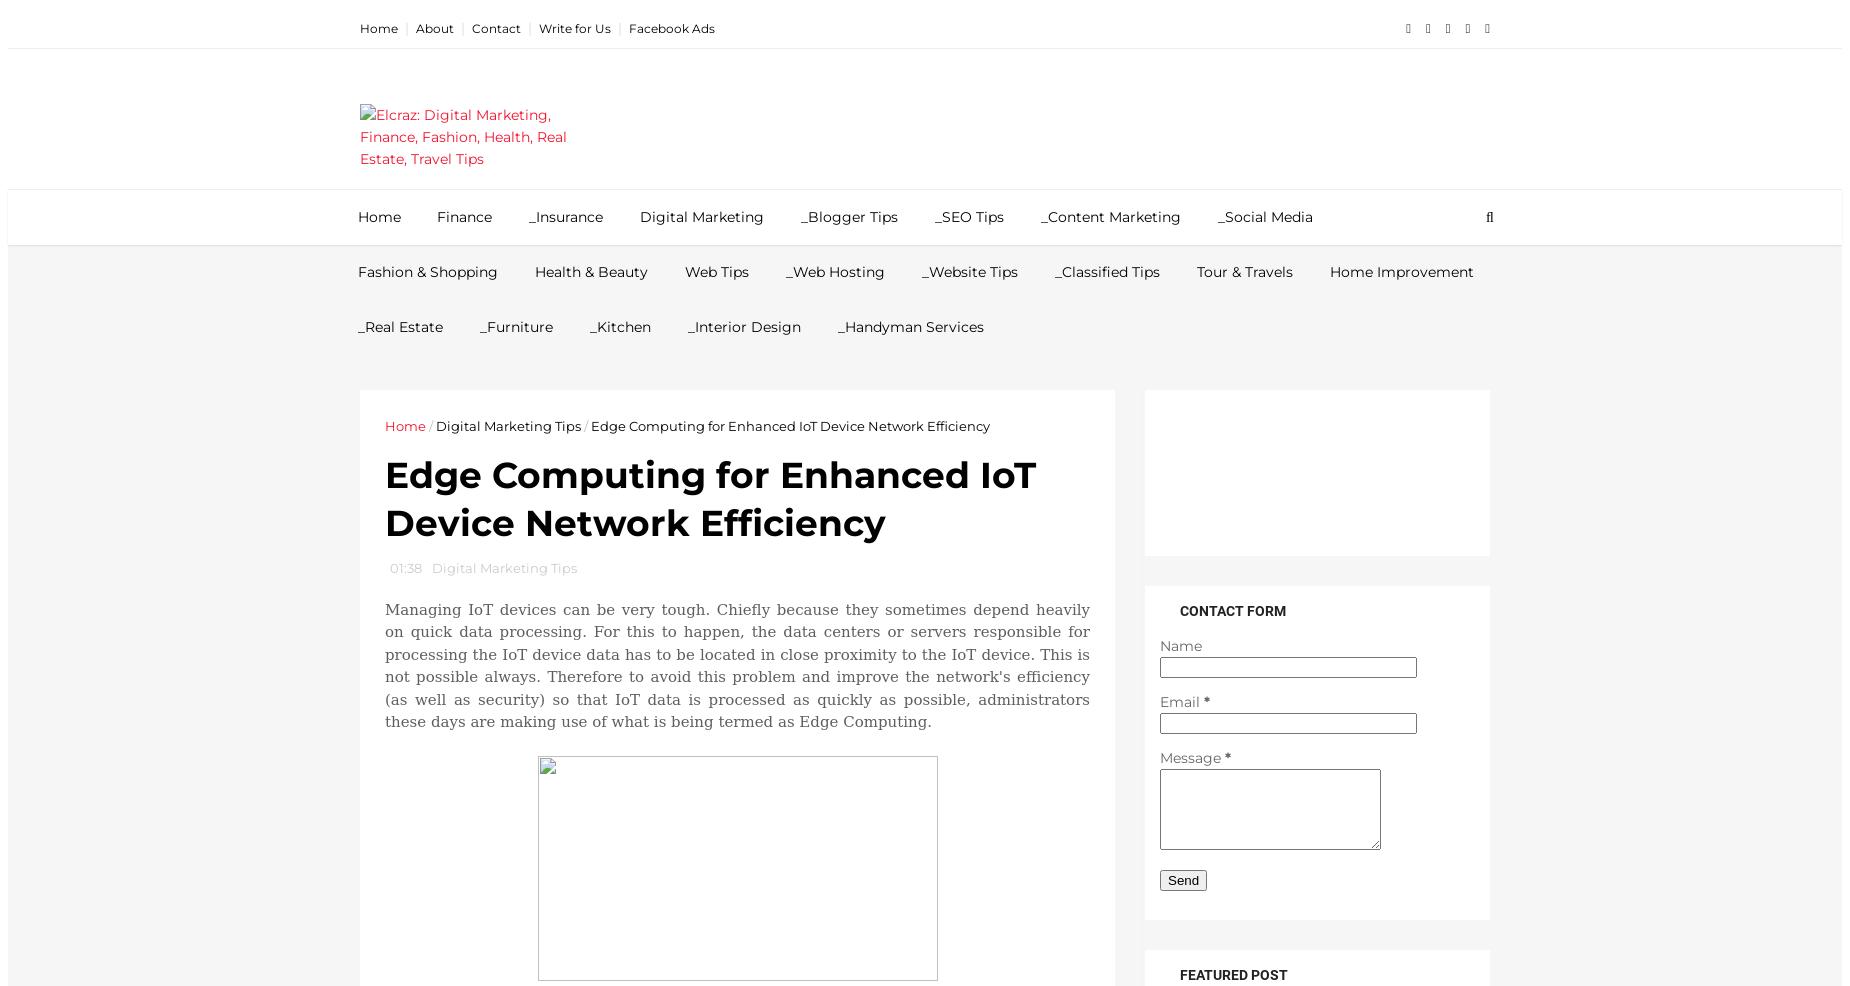  Describe the element at coordinates (1232, 974) in the screenshot. I see `'Featured post'` at that location.